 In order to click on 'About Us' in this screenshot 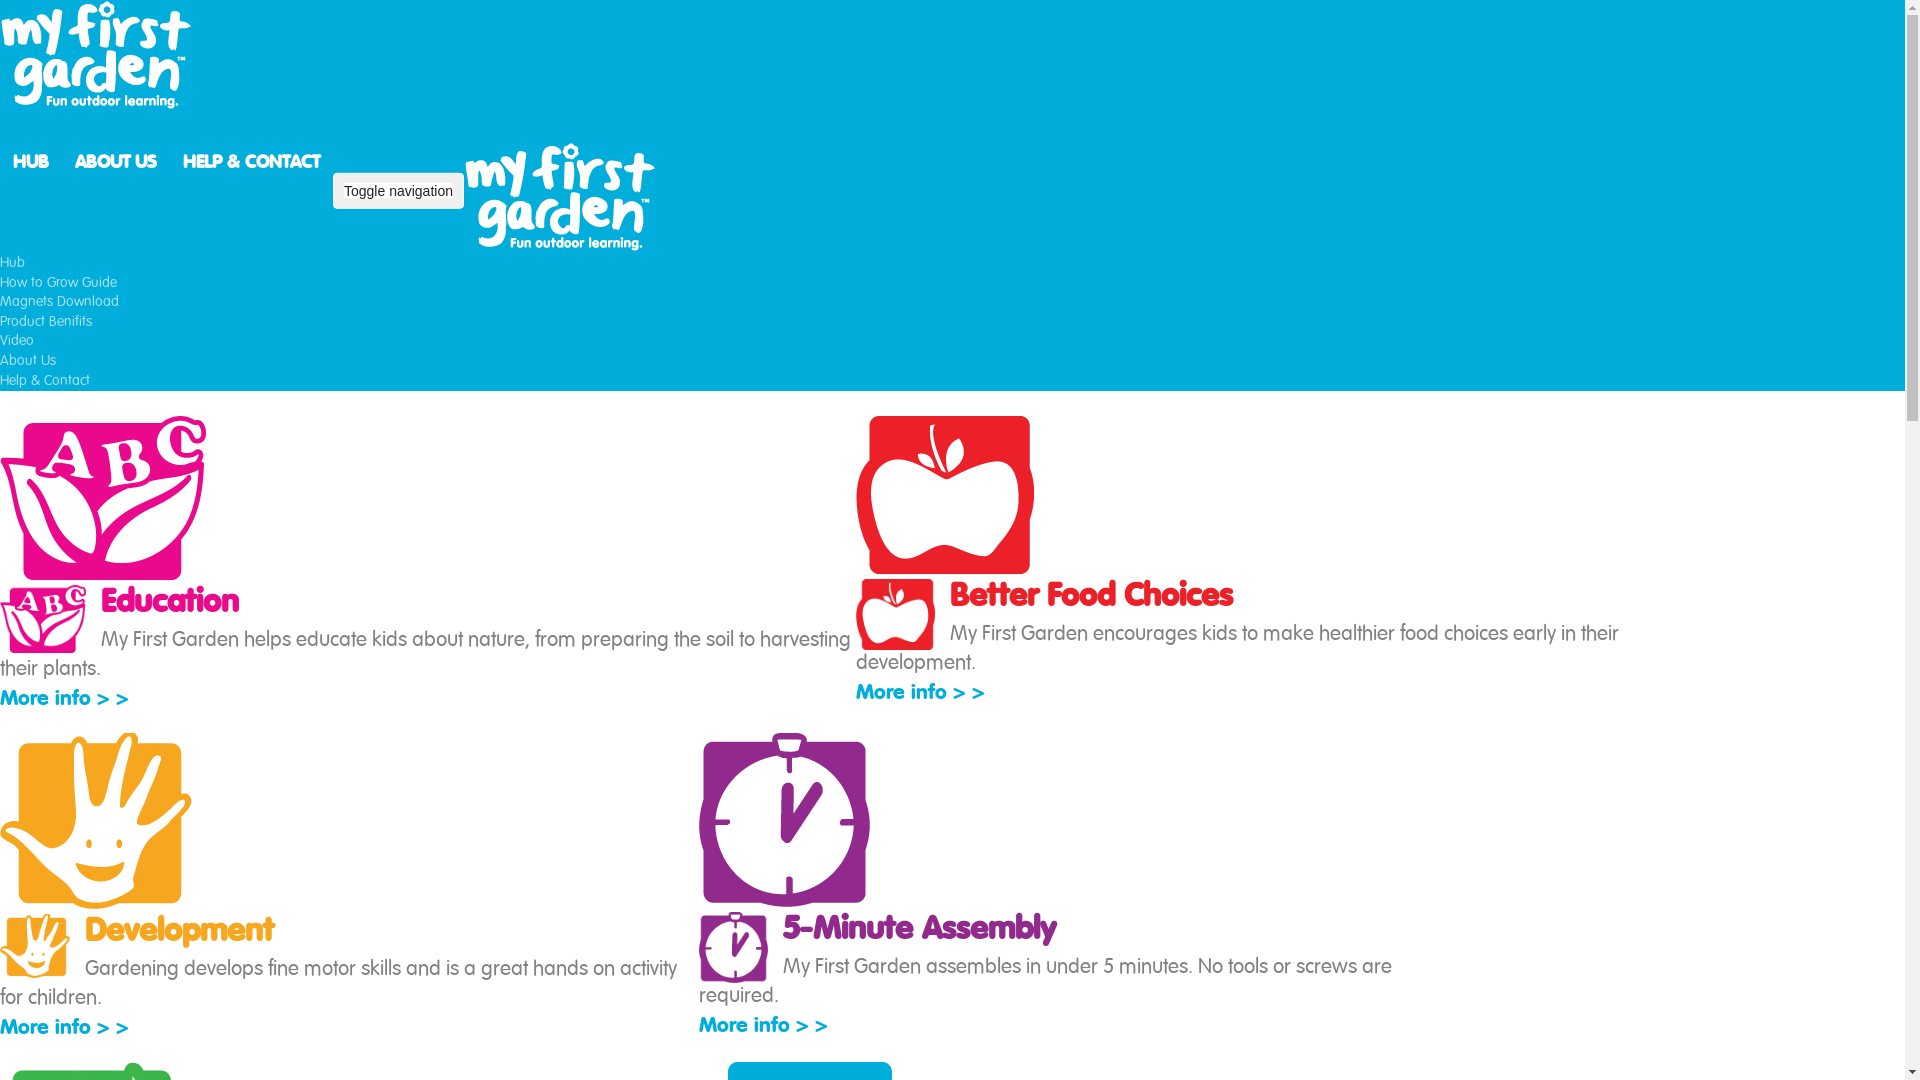, I will do `click(28, 361)`.